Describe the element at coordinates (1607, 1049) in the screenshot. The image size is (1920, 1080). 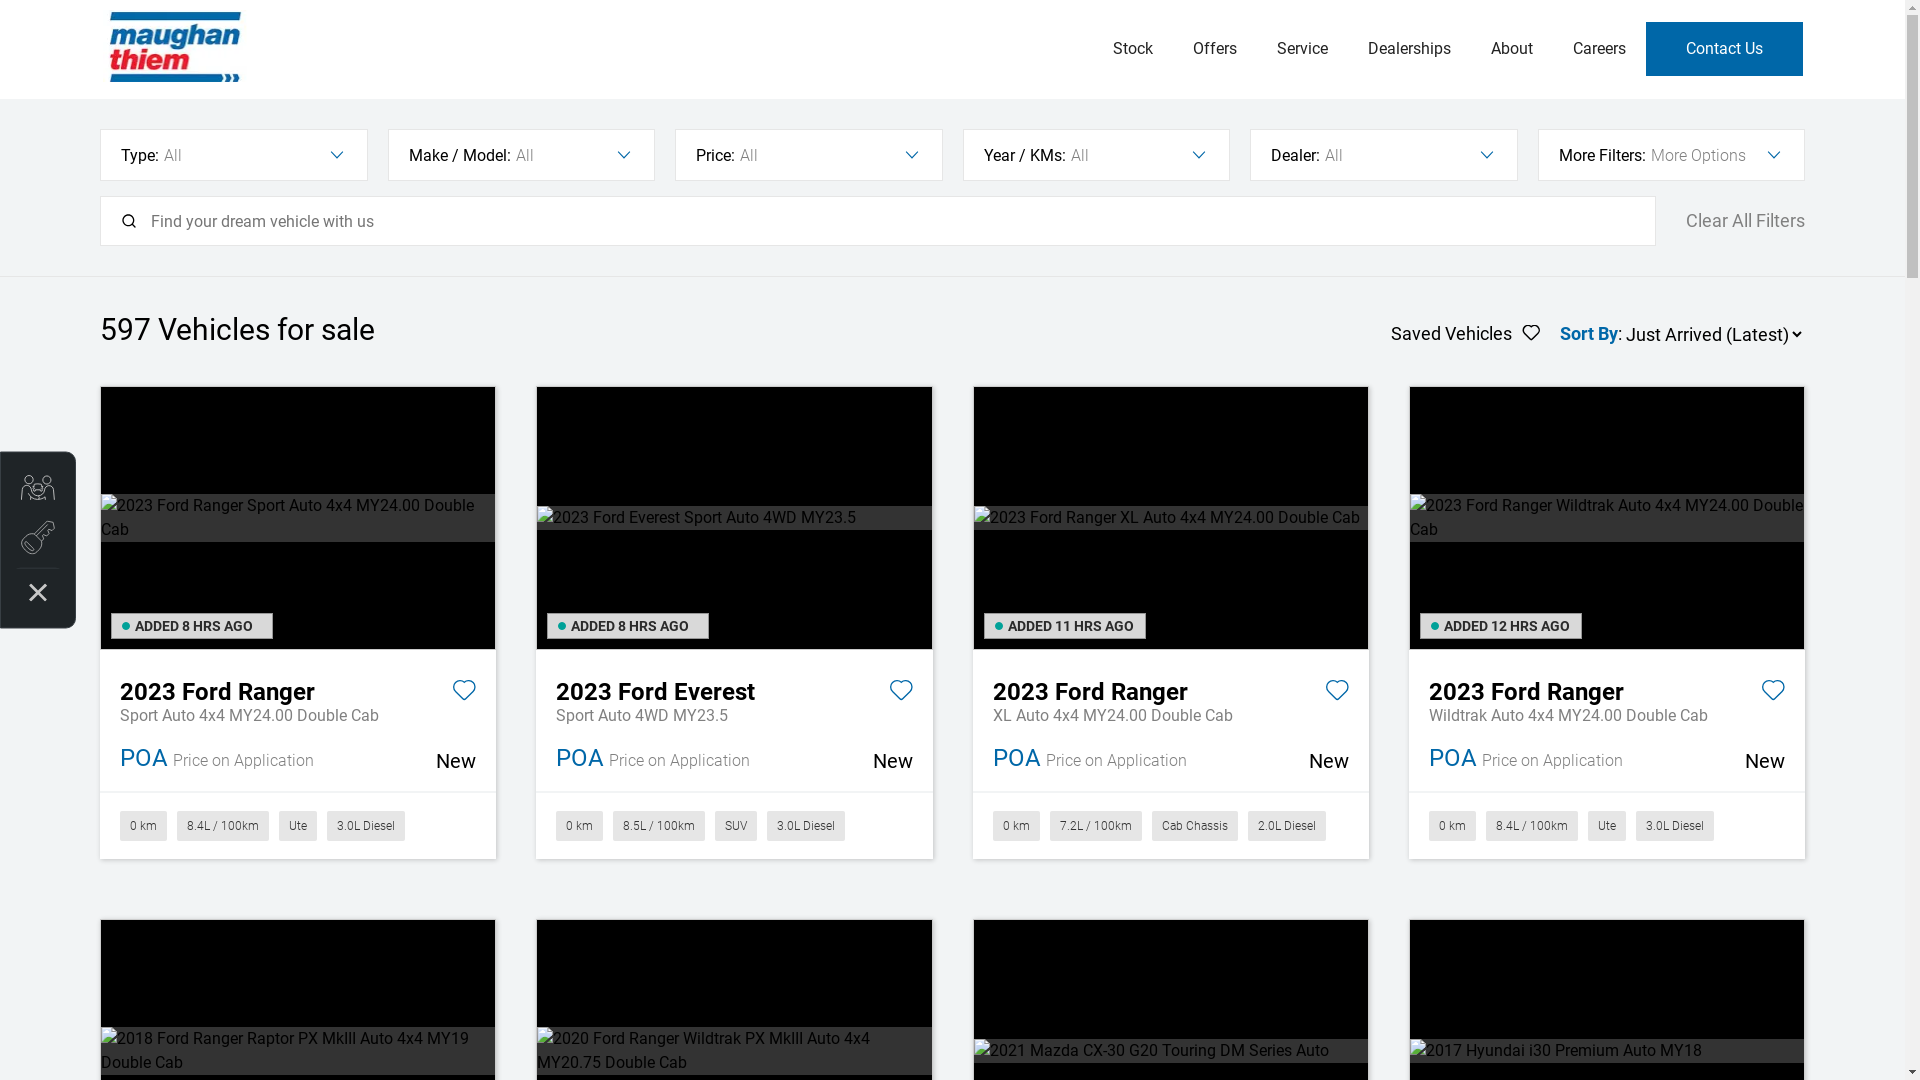
I see `'2017 Hyundai i30 Premium Auto MY18'` at that location.